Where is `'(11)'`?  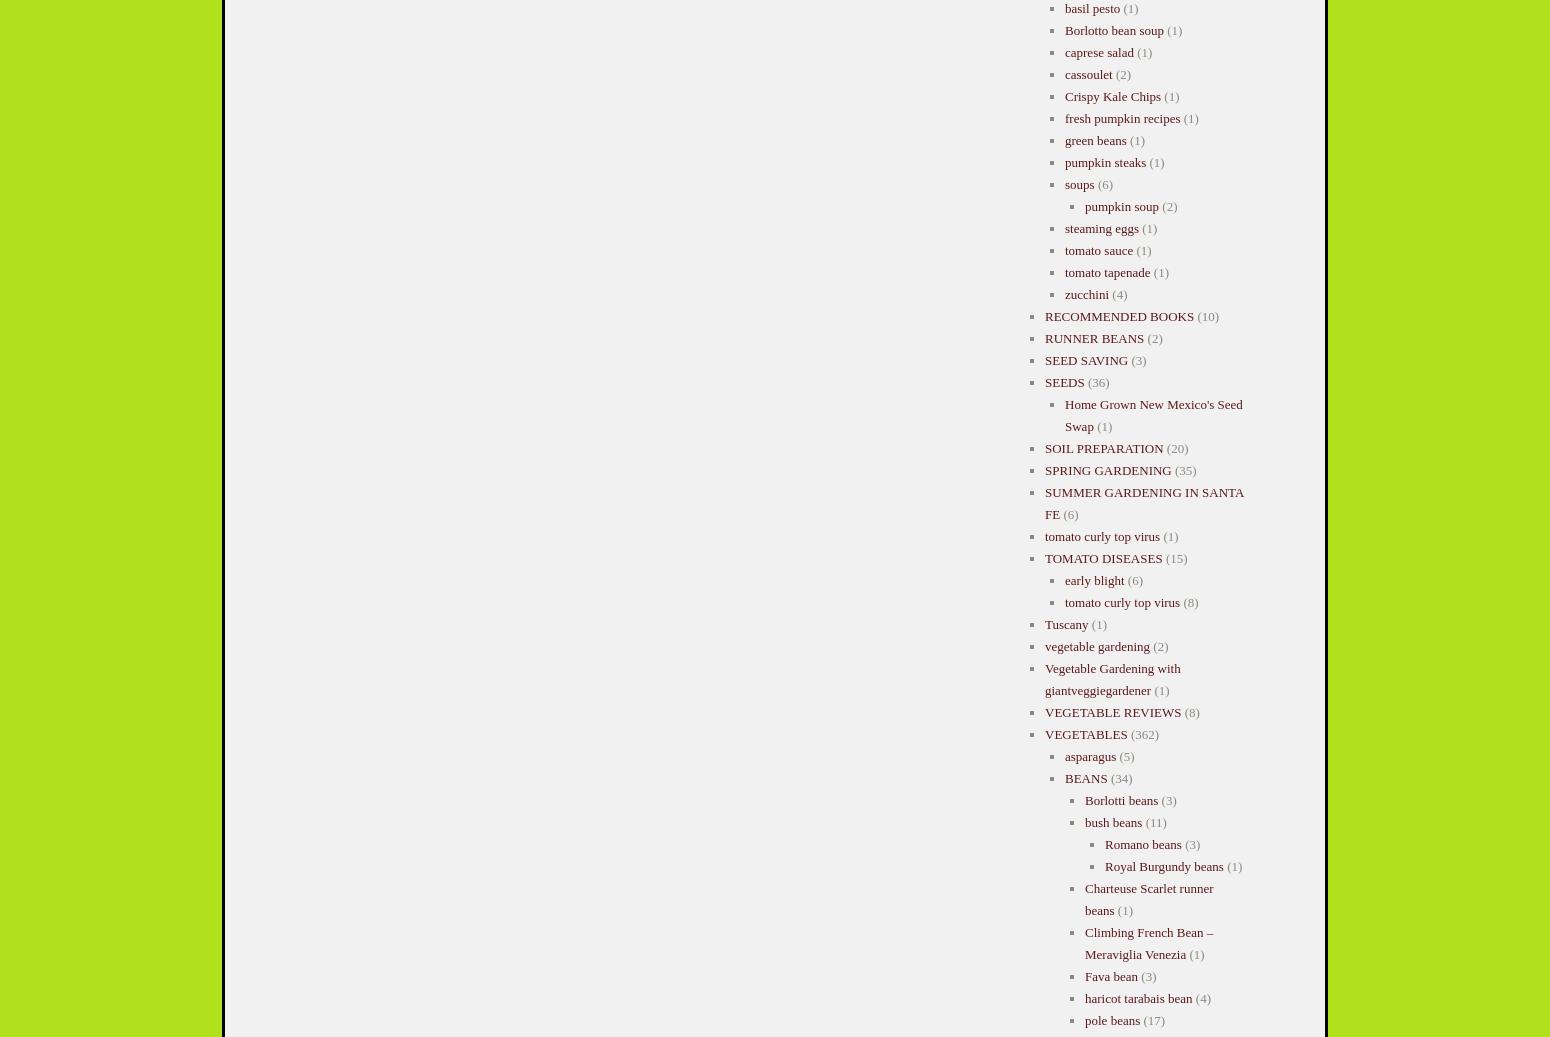 '(11)' is located at coordinates (1152, 822).